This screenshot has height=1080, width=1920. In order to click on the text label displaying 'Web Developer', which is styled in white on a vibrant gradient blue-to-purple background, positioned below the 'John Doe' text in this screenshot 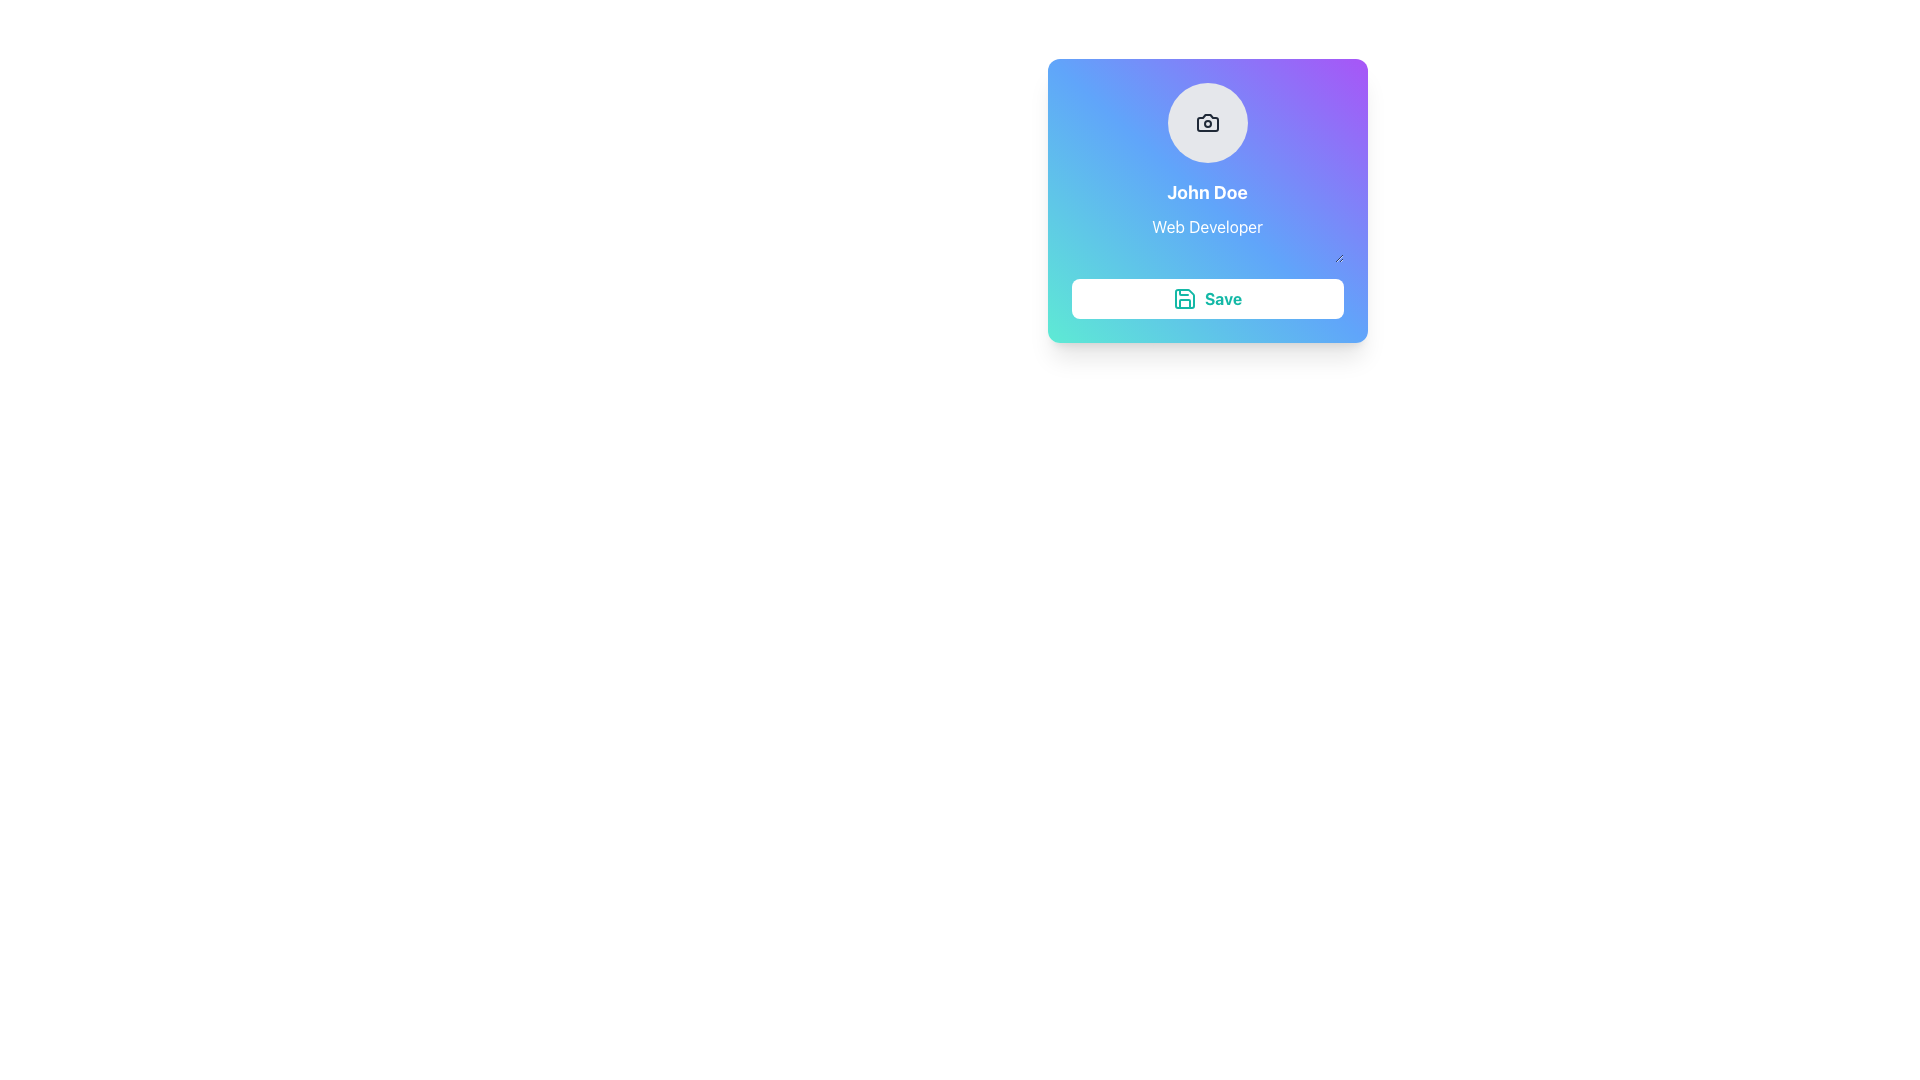, I will do `click(1206, 238)`.